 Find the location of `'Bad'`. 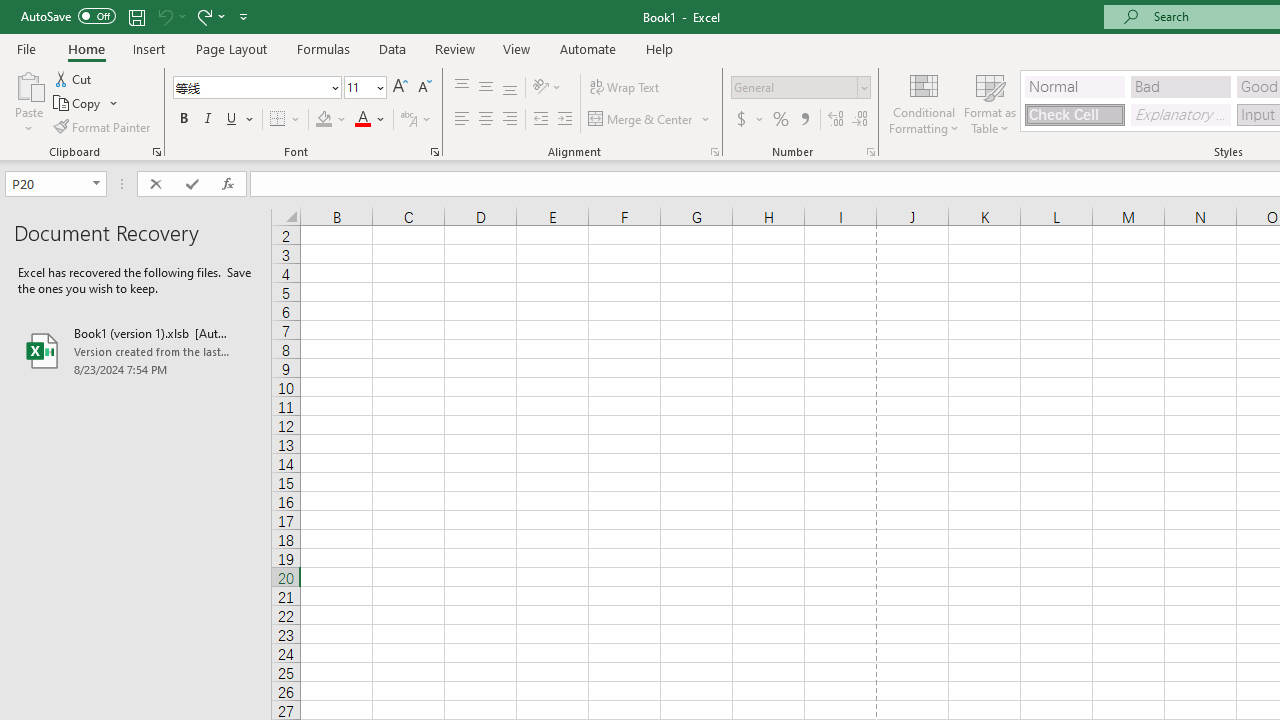

'Bad' is located at coordinates (1180, 85).